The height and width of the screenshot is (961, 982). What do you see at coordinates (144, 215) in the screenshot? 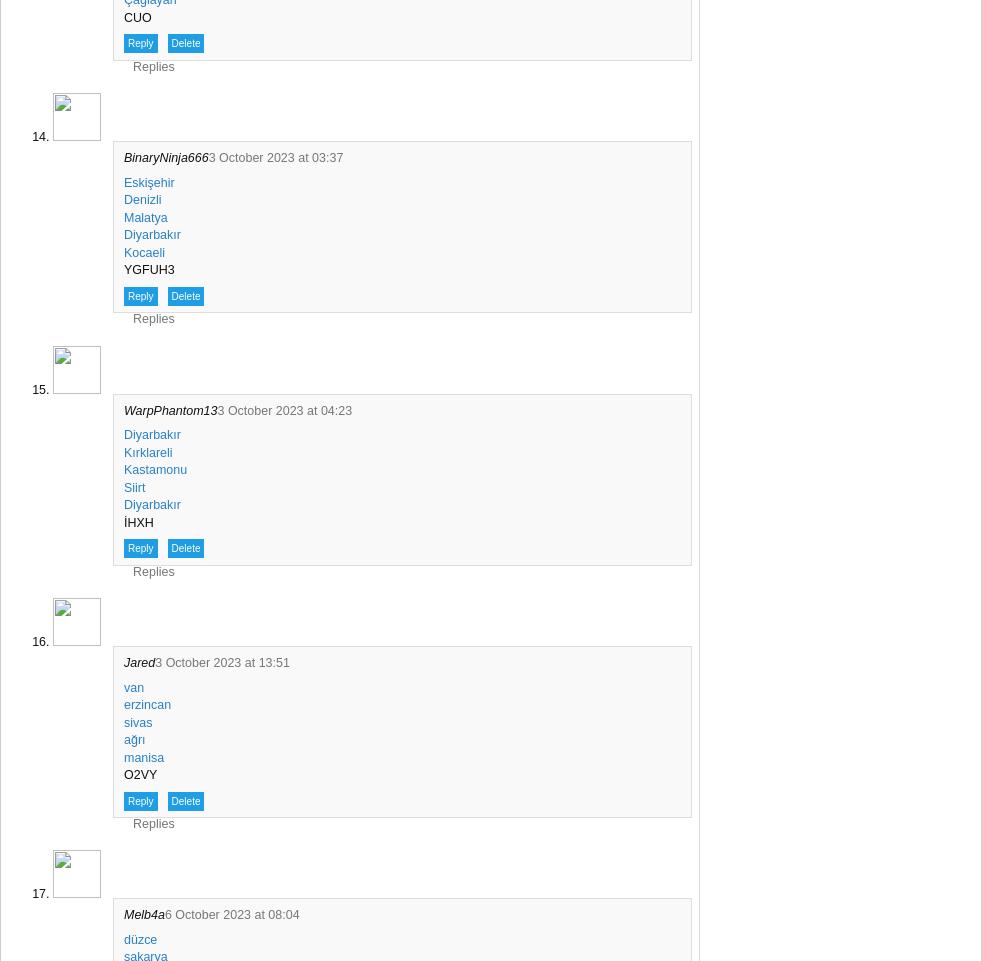
I see `'Malatya'` at bounding box center [144, 215].